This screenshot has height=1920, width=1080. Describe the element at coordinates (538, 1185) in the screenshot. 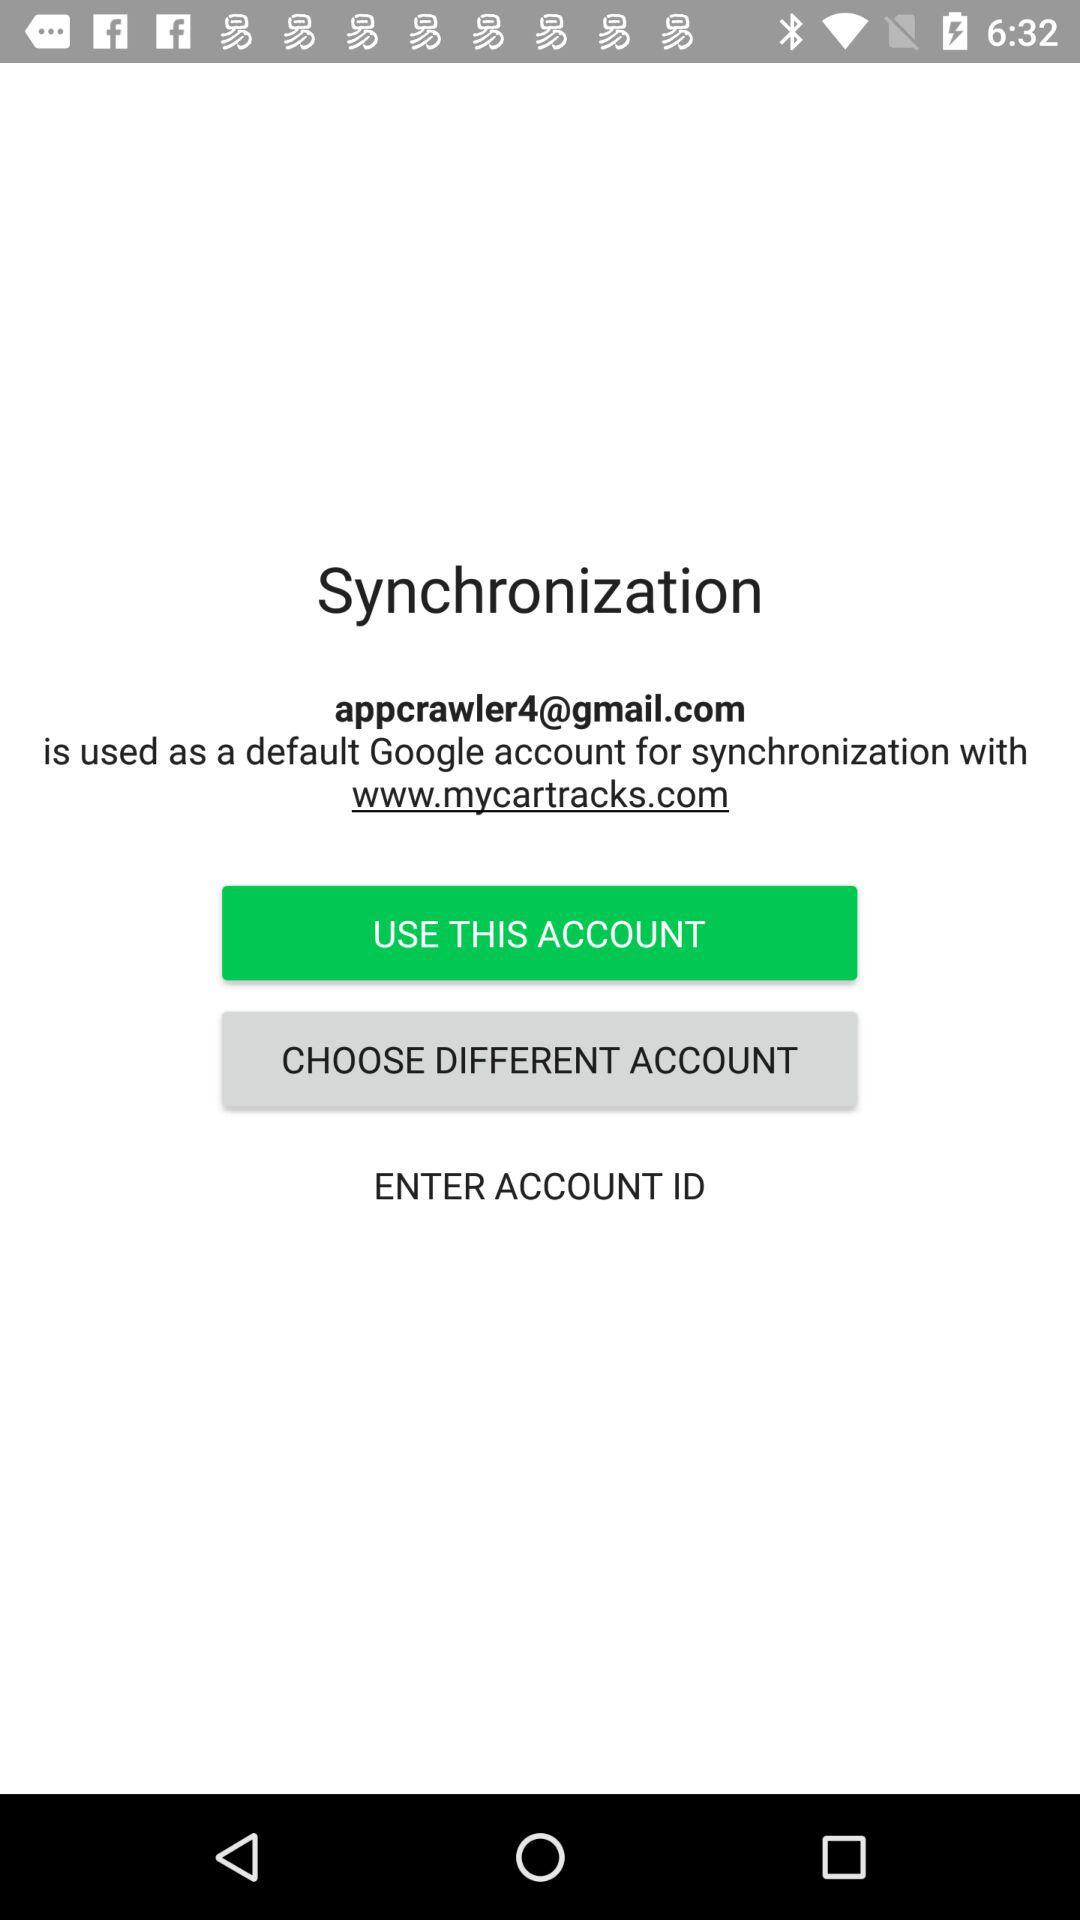

I see `item below the choose different account item` at that location.